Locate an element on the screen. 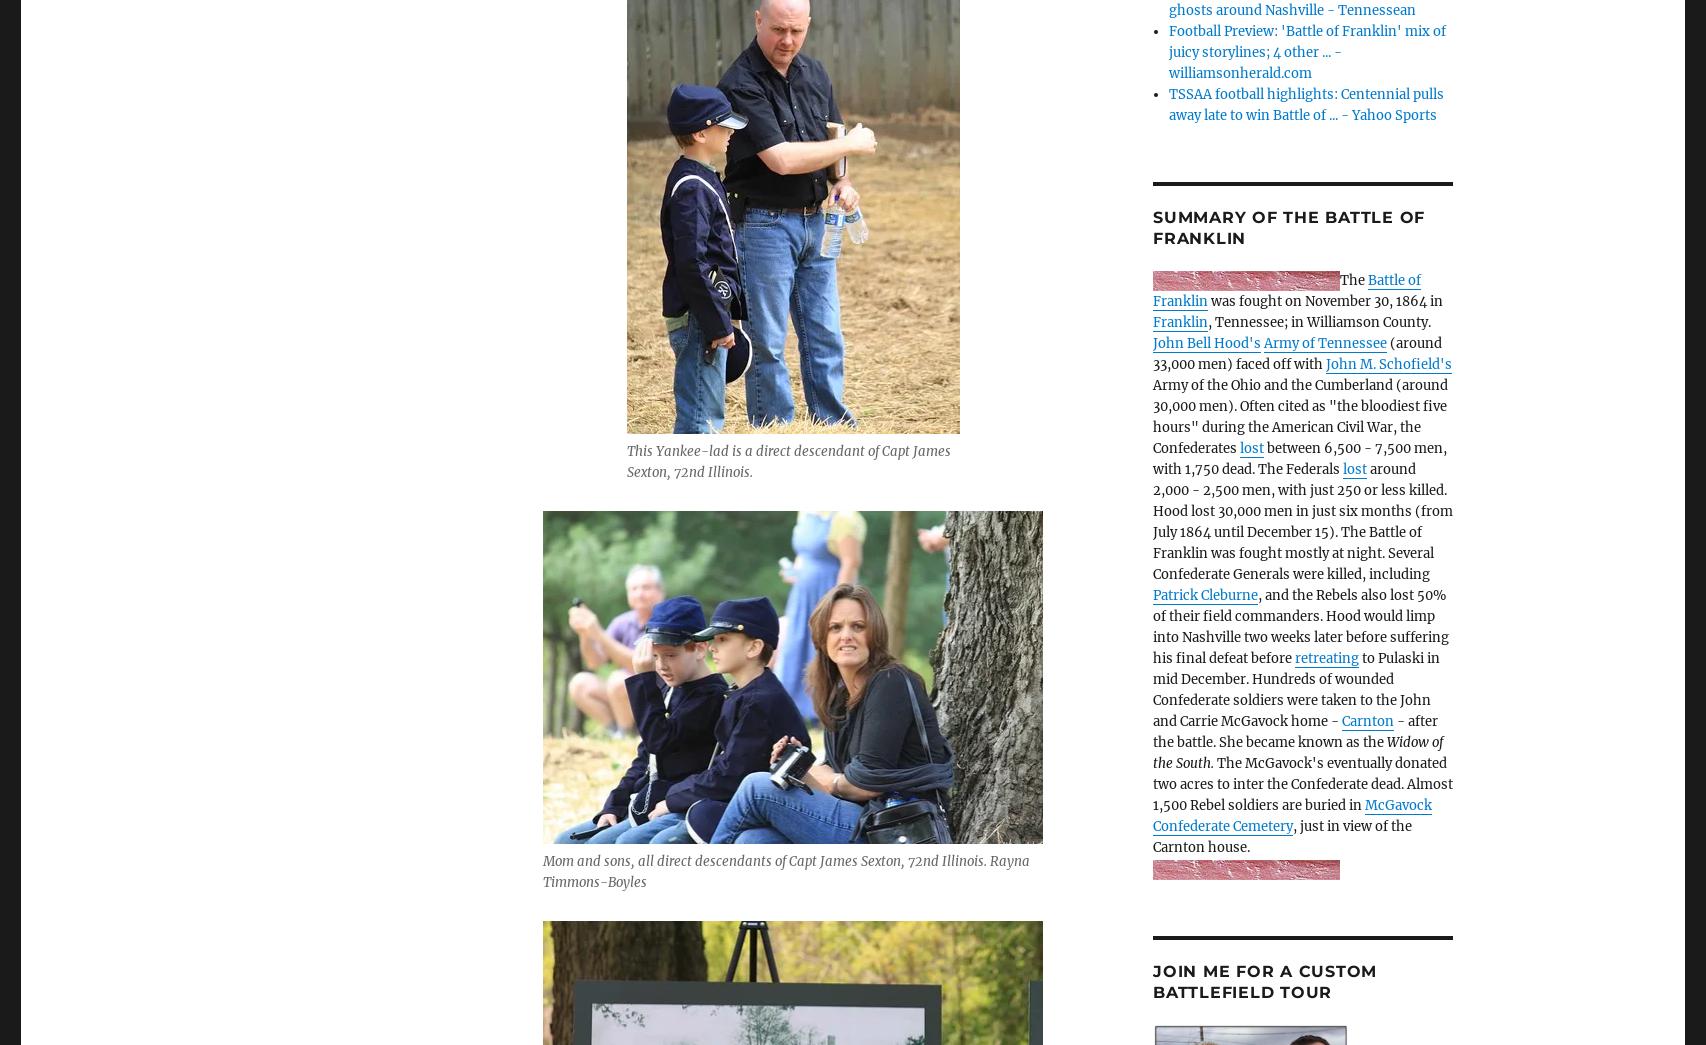 This screenshot has width=1706, height=1045. 'Mom and sons, all direct descendants of Capt James Sexton, 72nd Illinois. Rayna Timmons-Boyles' is located at coordinates (785, 870).